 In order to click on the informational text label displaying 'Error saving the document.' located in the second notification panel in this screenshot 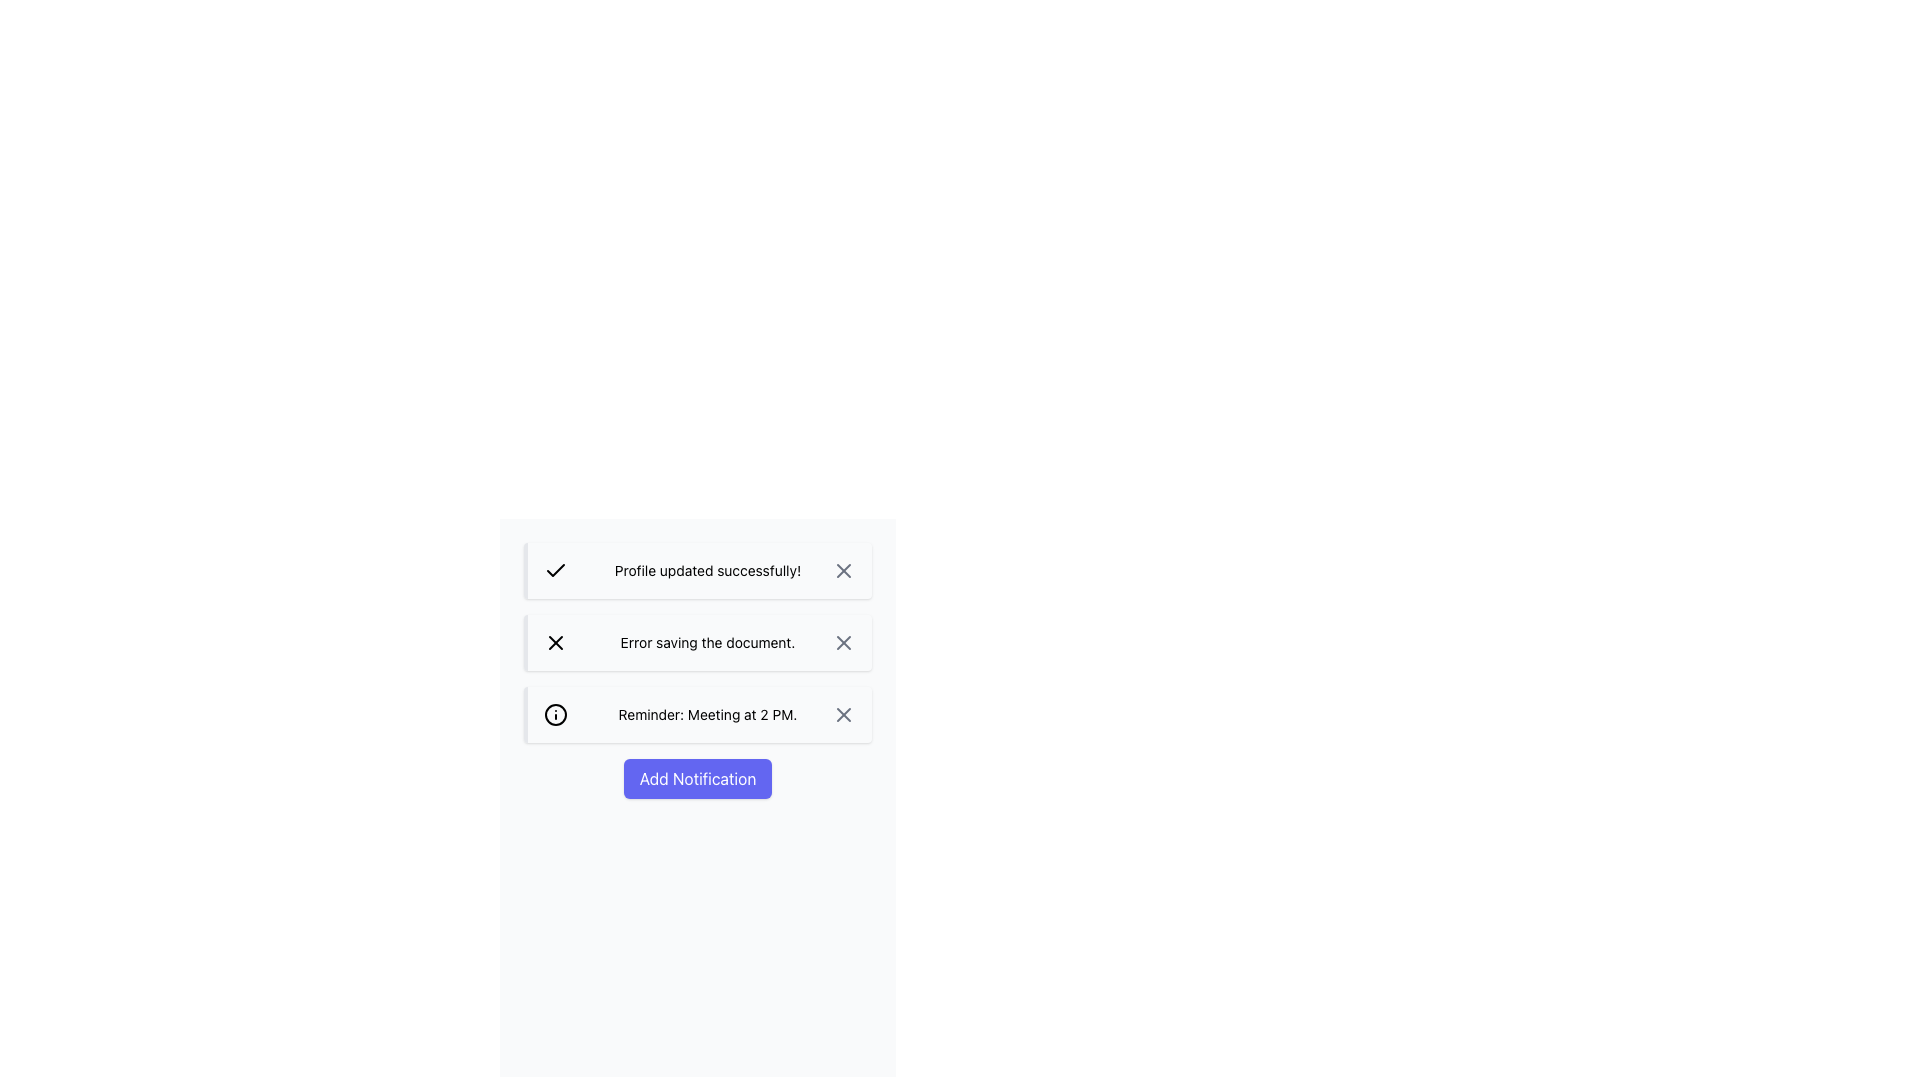, I will do `click(708, 643)`.